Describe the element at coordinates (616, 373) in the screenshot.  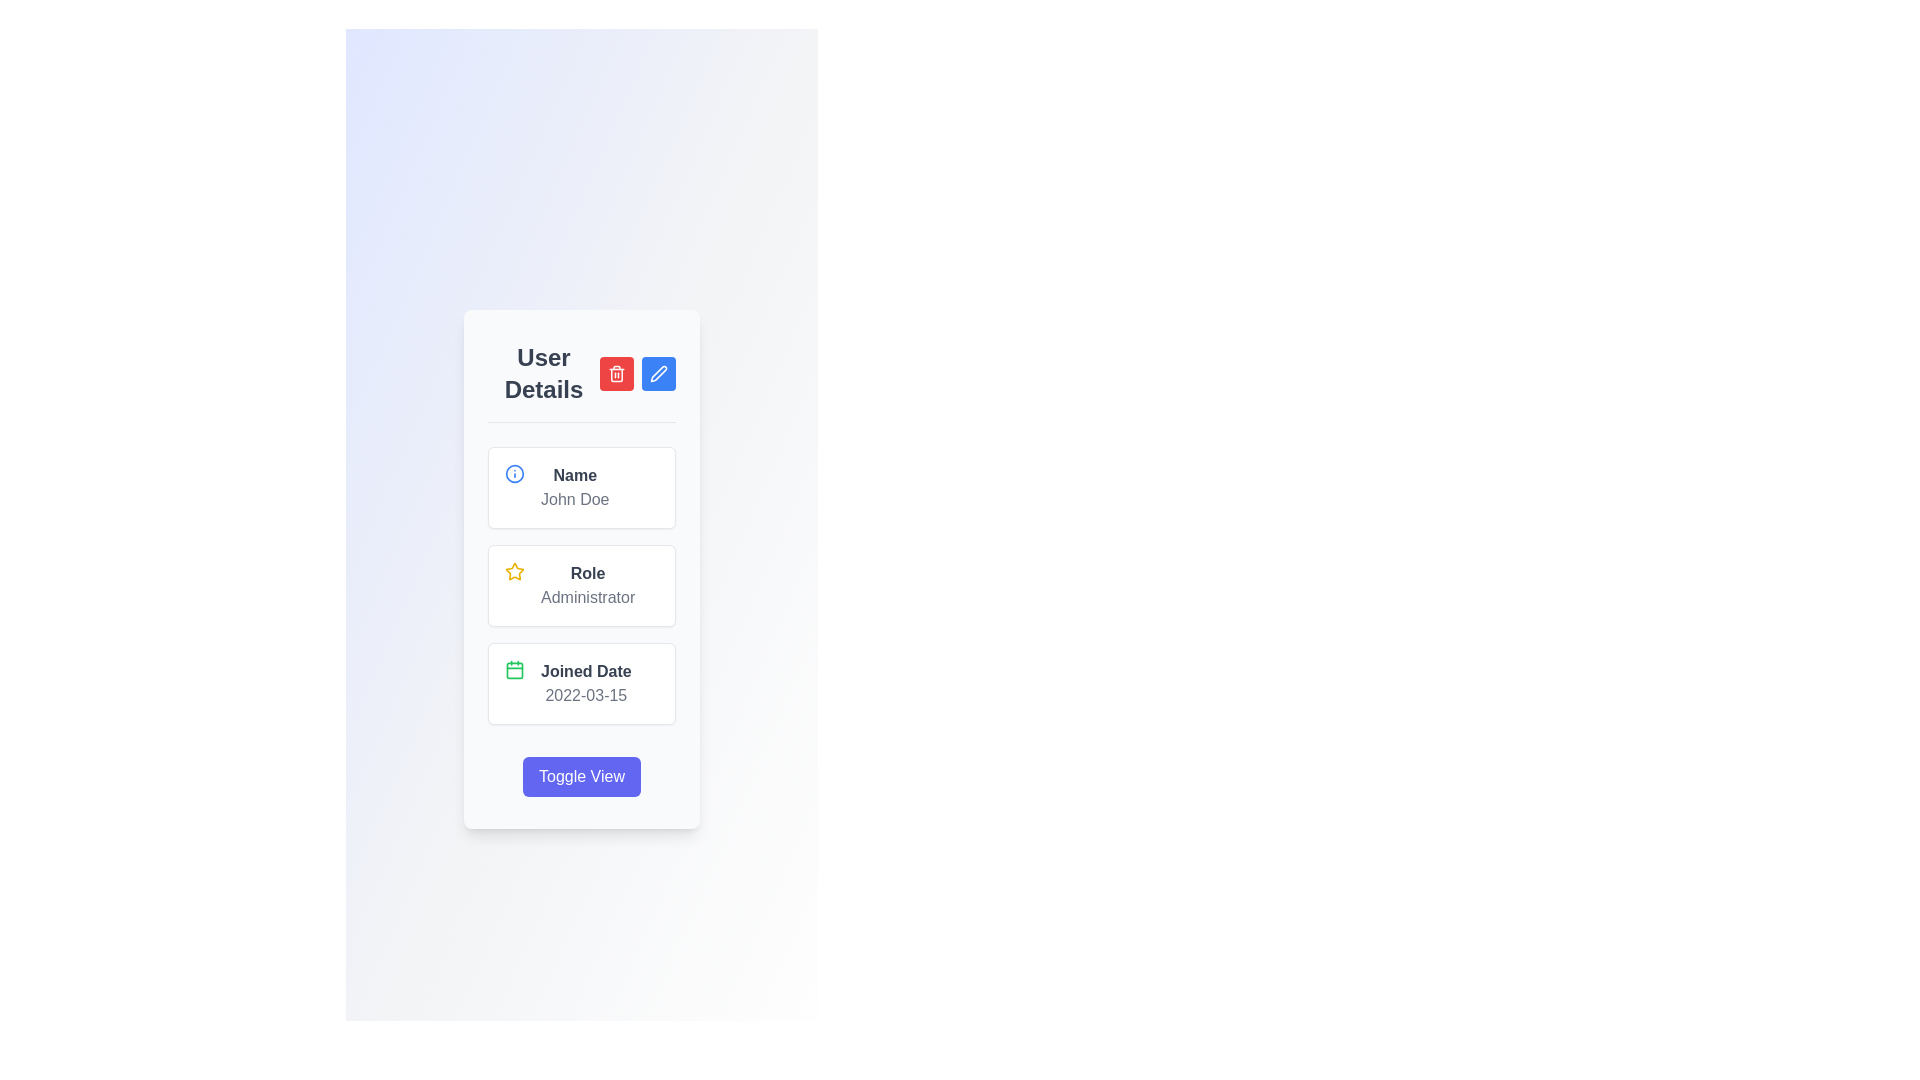
I see `the trash bin icon button, which is styled as a red square with rounded corners, located in the upper-right area of the 'User Details' card layout` at that location.